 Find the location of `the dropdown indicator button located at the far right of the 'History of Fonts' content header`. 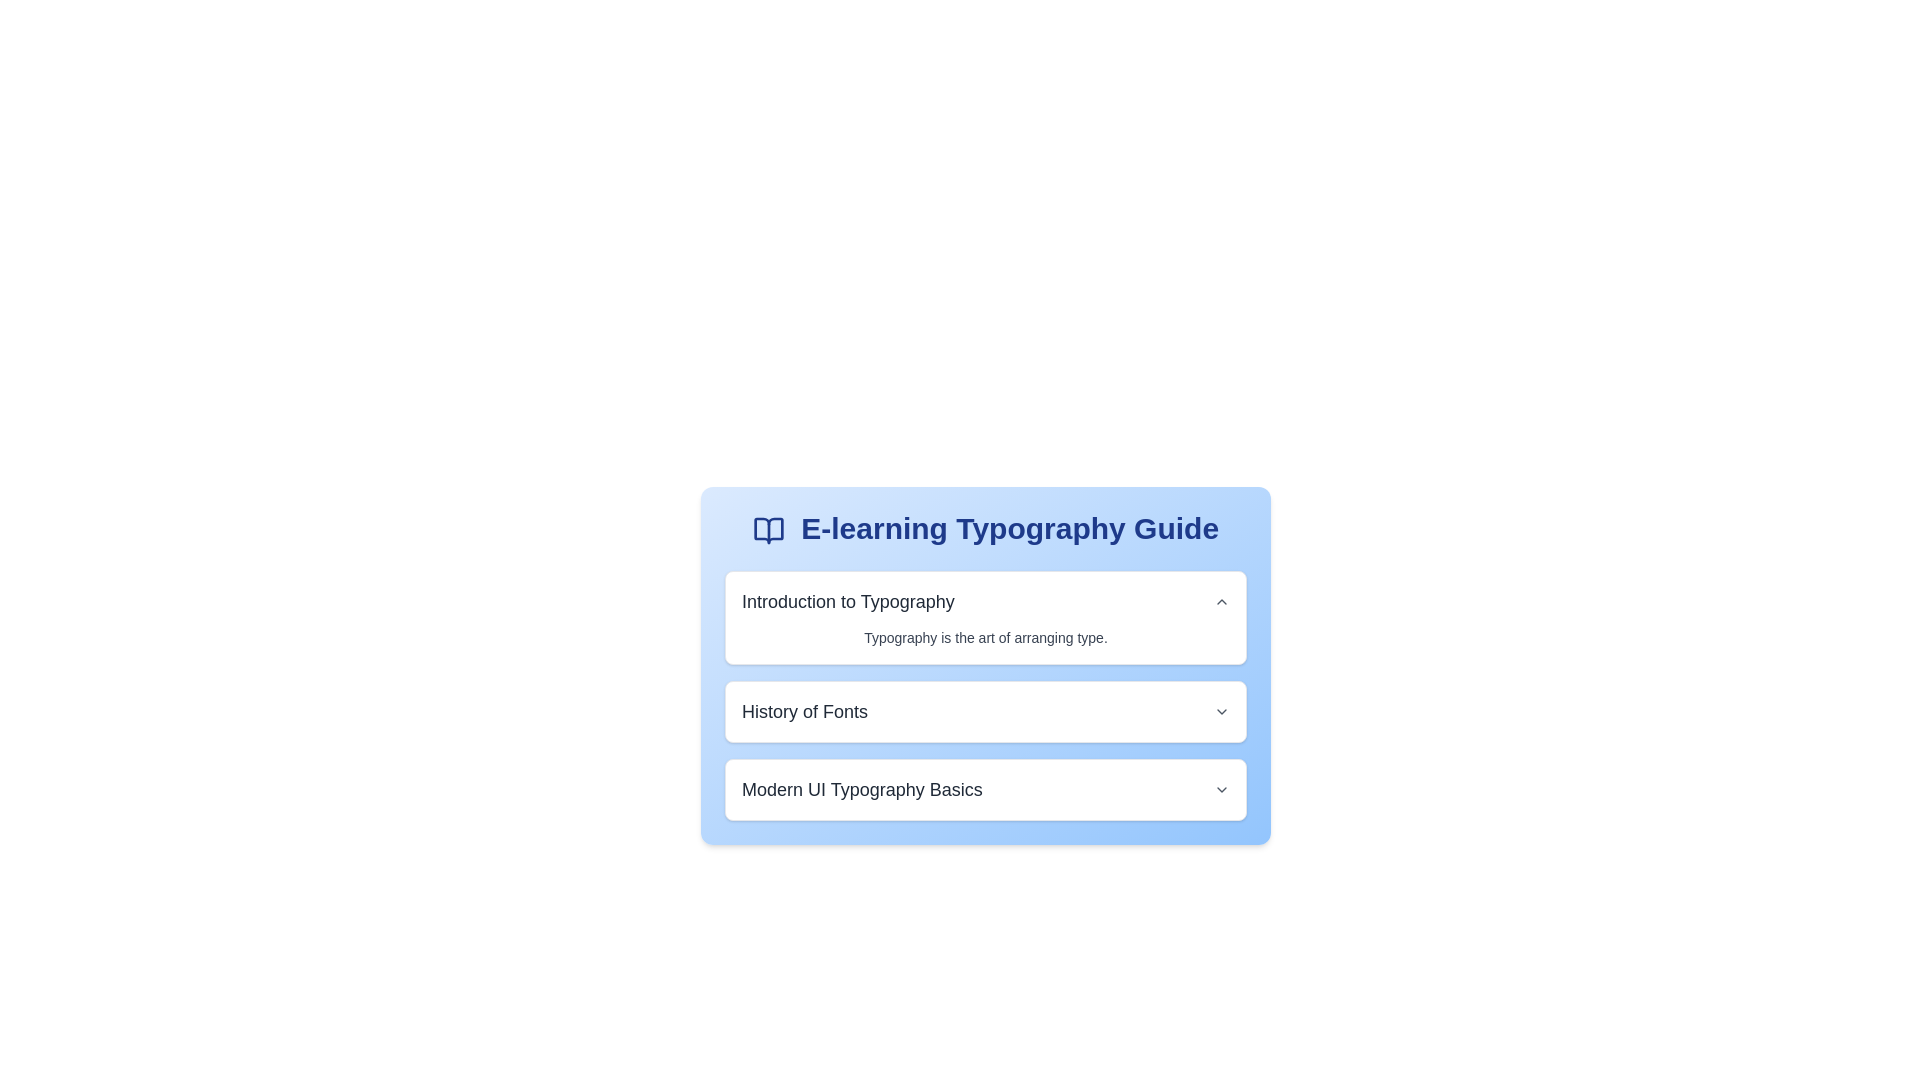

the dropdown indicator button located at the far right of the 'History of Fonts' content header is located at coordinates (1221, 711).